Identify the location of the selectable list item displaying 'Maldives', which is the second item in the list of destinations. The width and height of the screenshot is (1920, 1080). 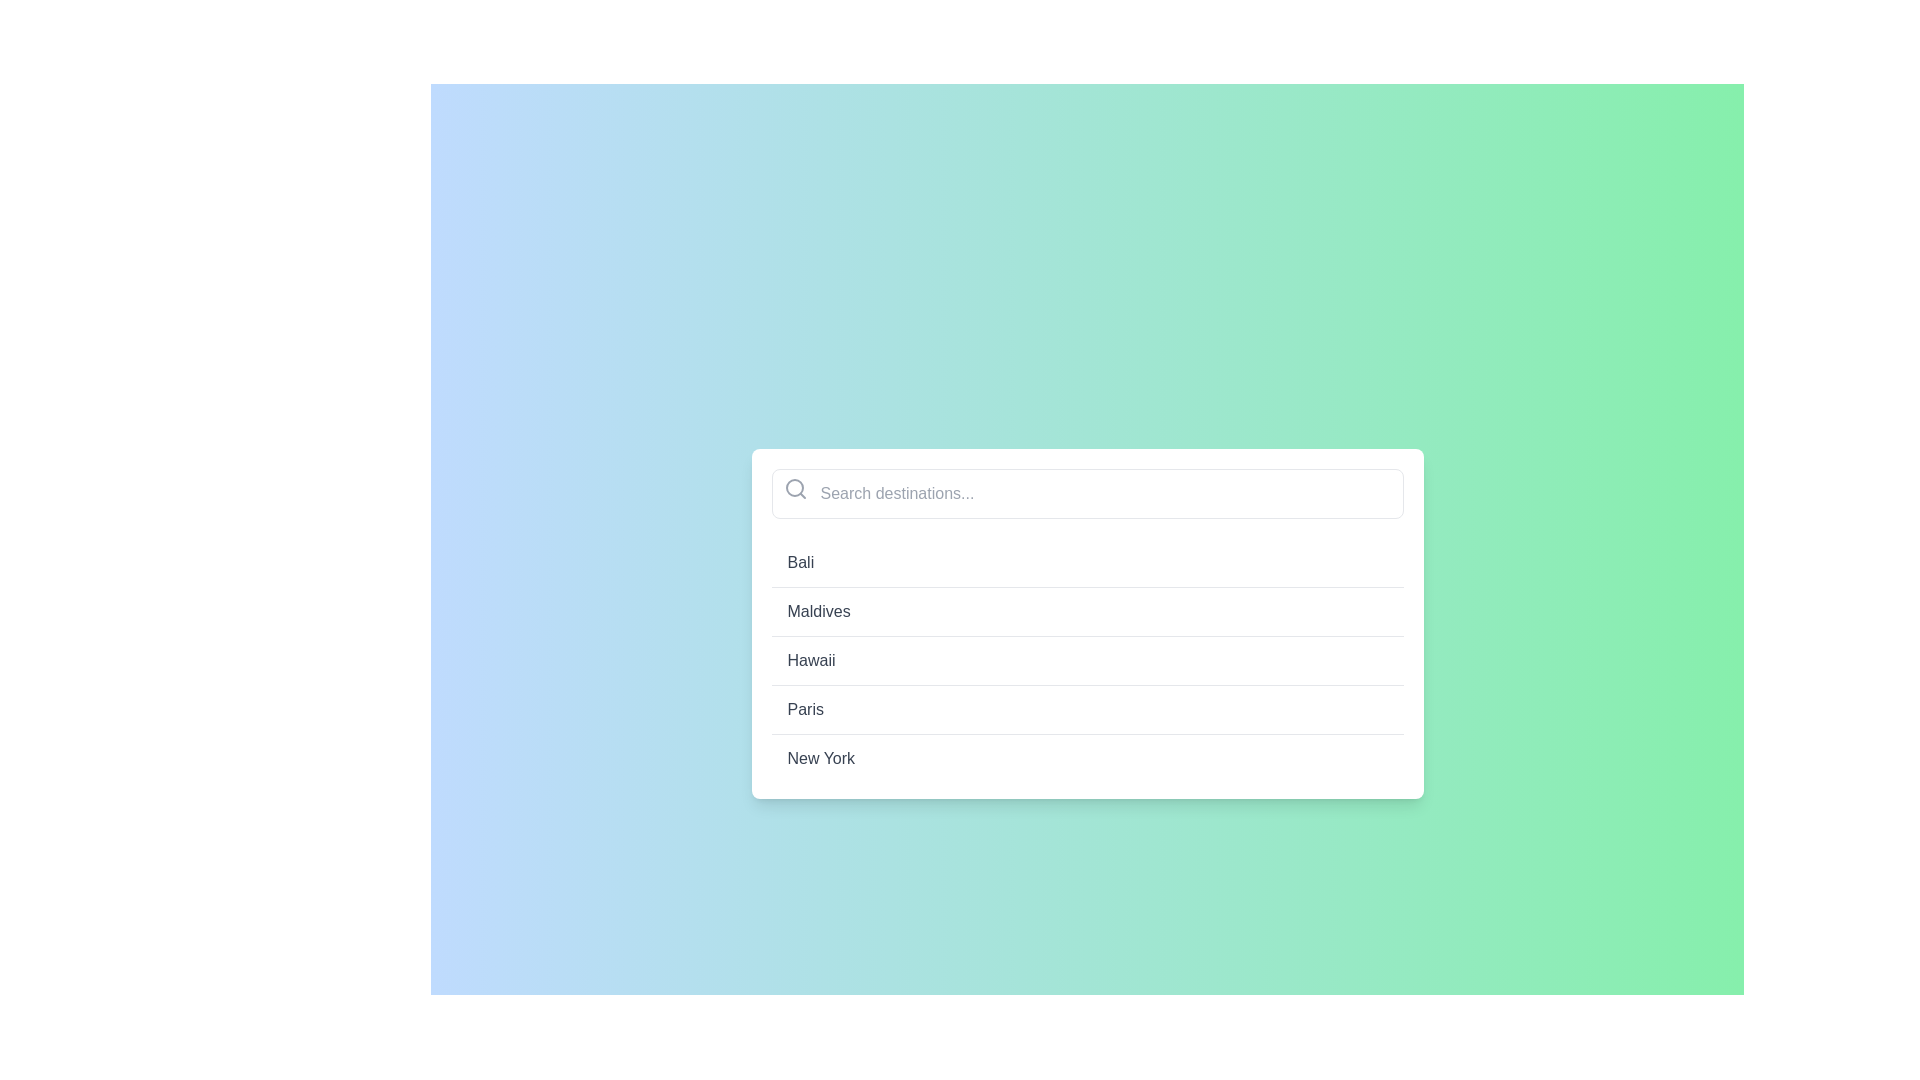
(1086, 623).